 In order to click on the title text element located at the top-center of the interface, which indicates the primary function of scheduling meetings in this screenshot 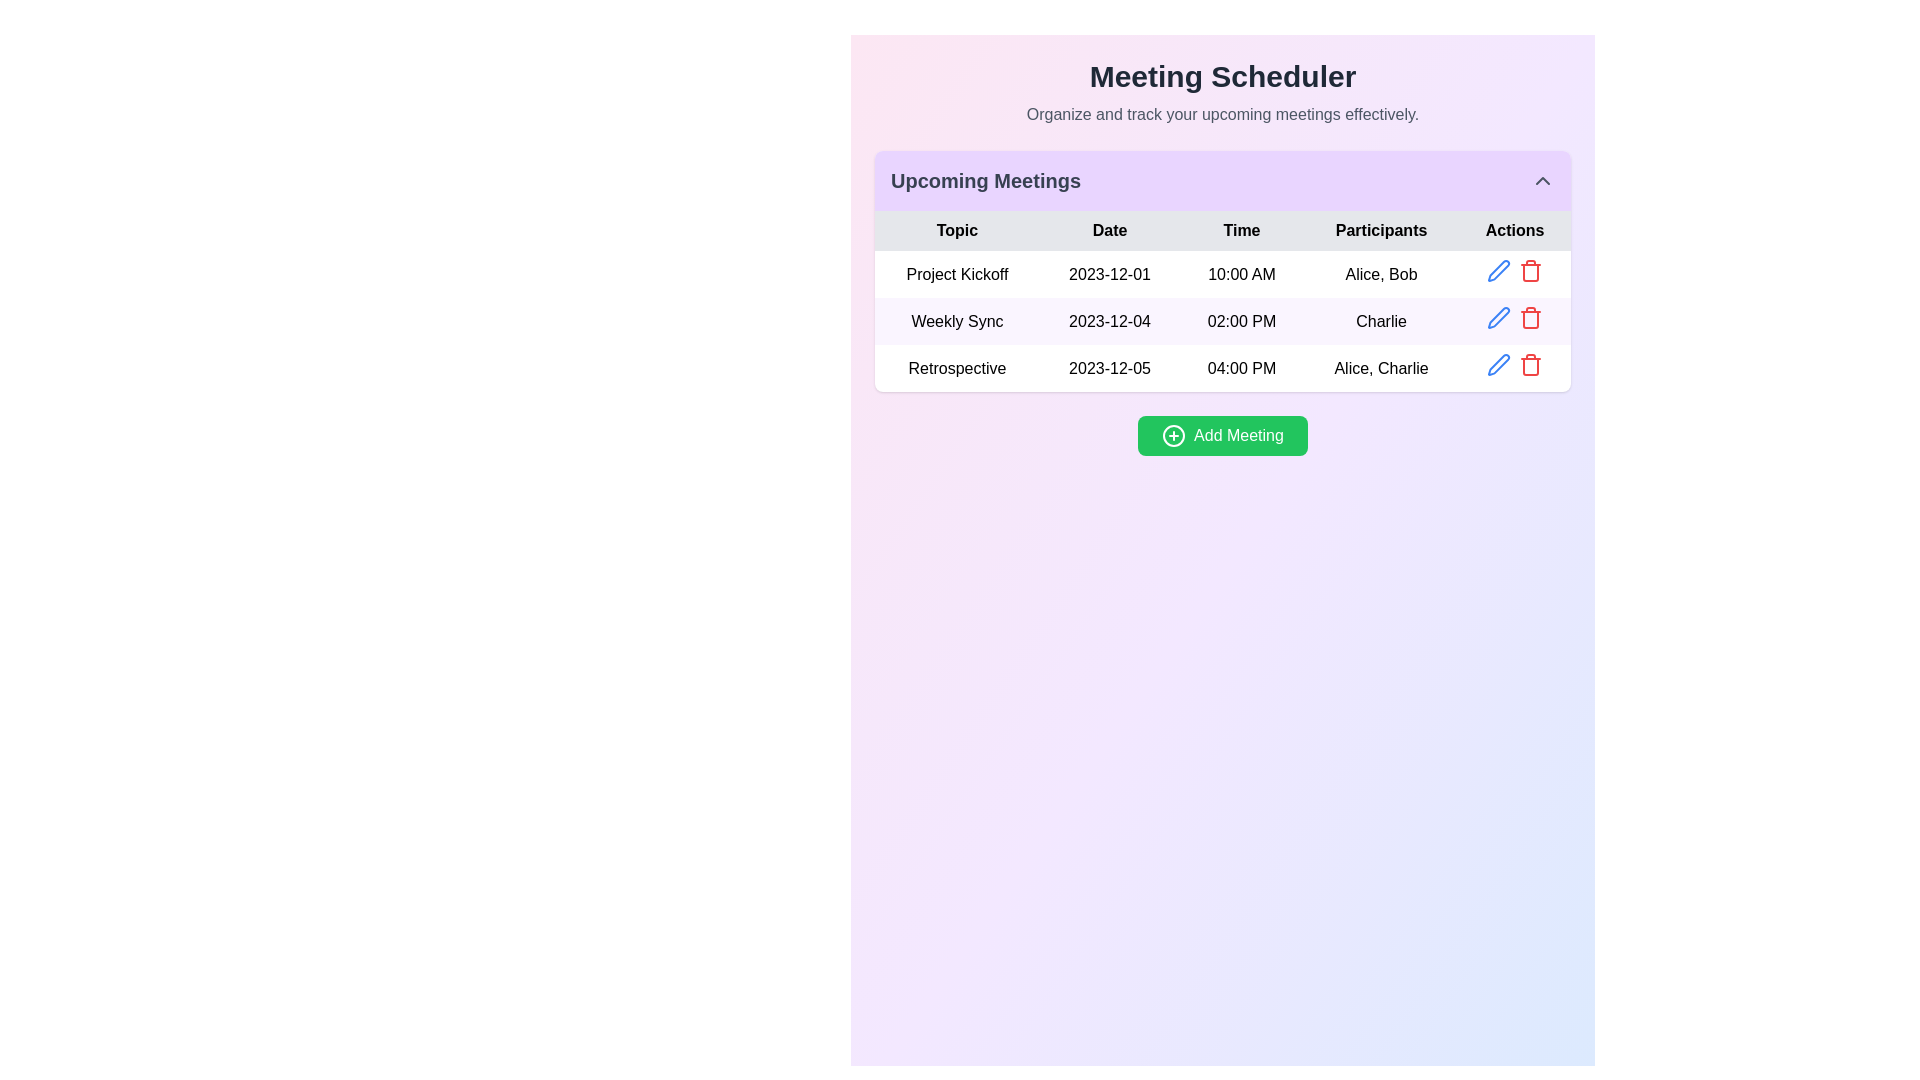, I will do `click(1222, 76)`.